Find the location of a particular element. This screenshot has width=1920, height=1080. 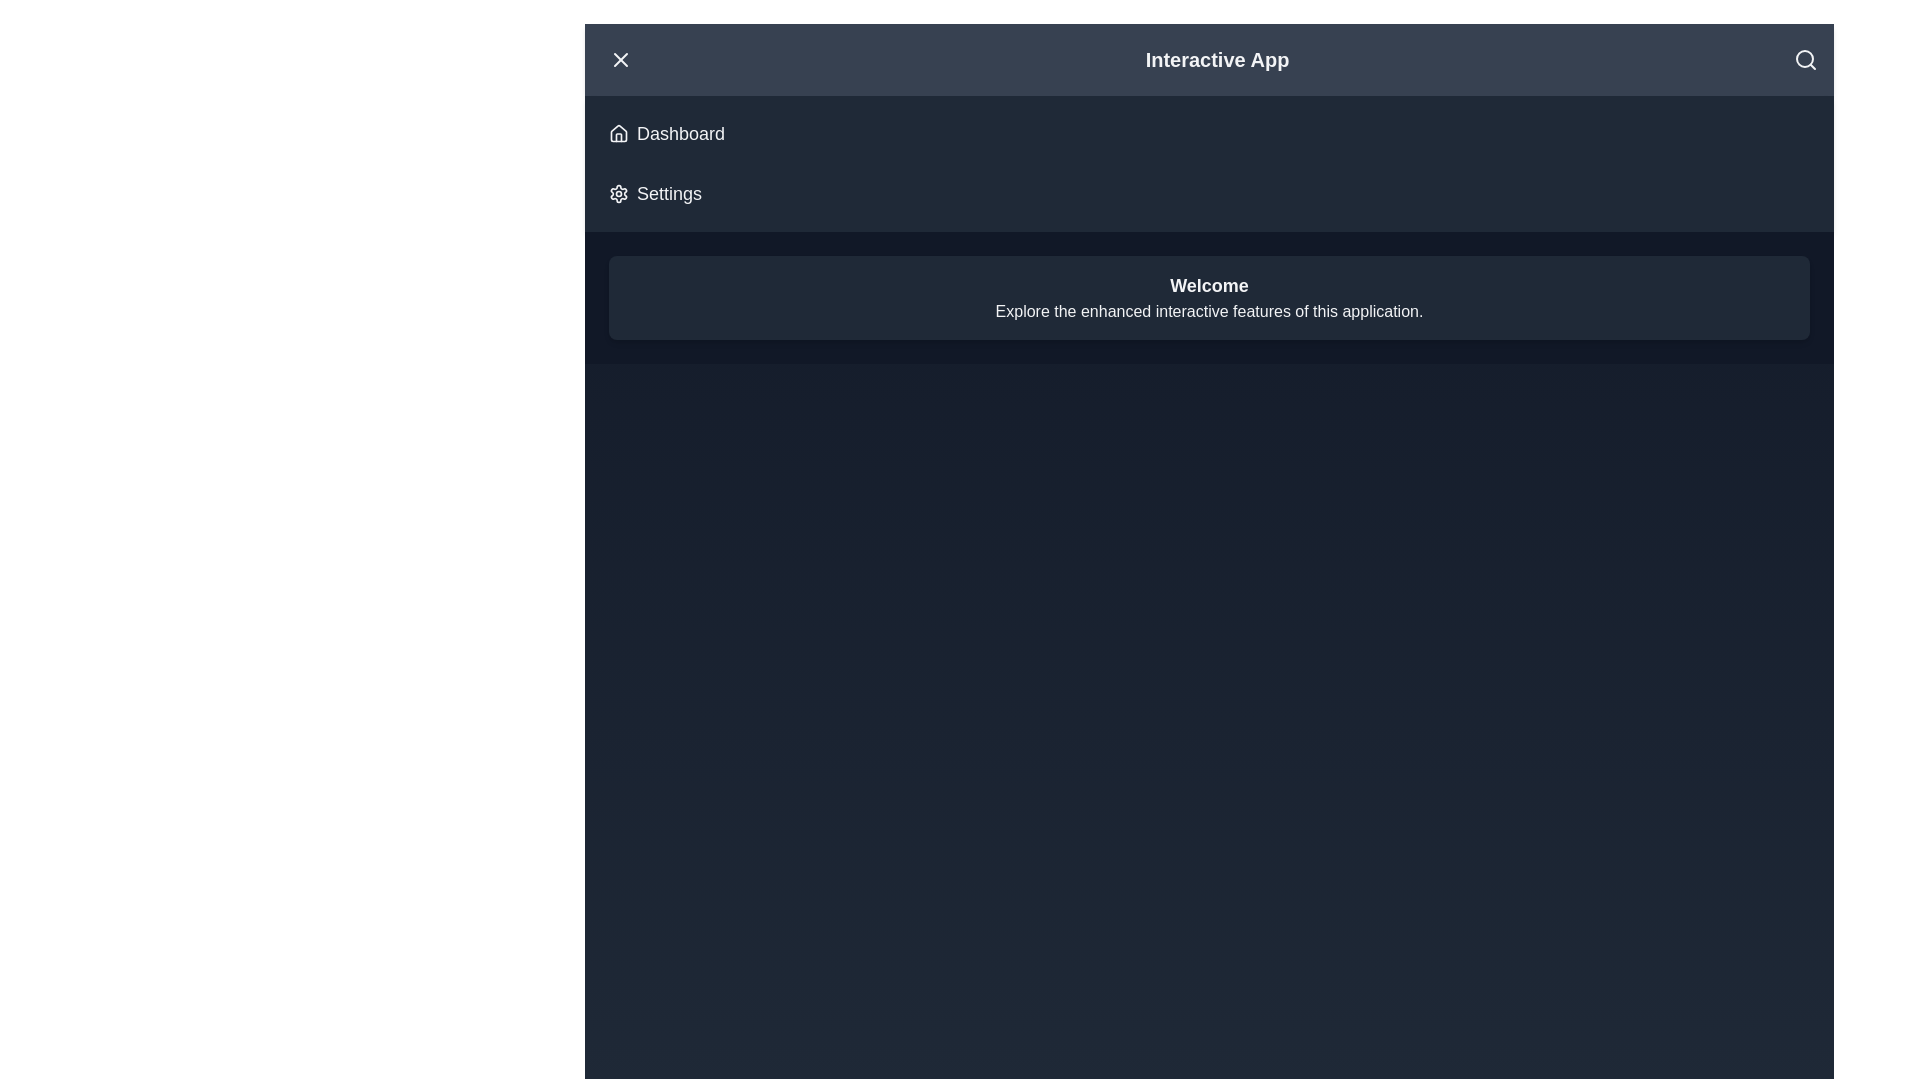

menu button to toggle the menu visibility is located at coordinates (619, 59).